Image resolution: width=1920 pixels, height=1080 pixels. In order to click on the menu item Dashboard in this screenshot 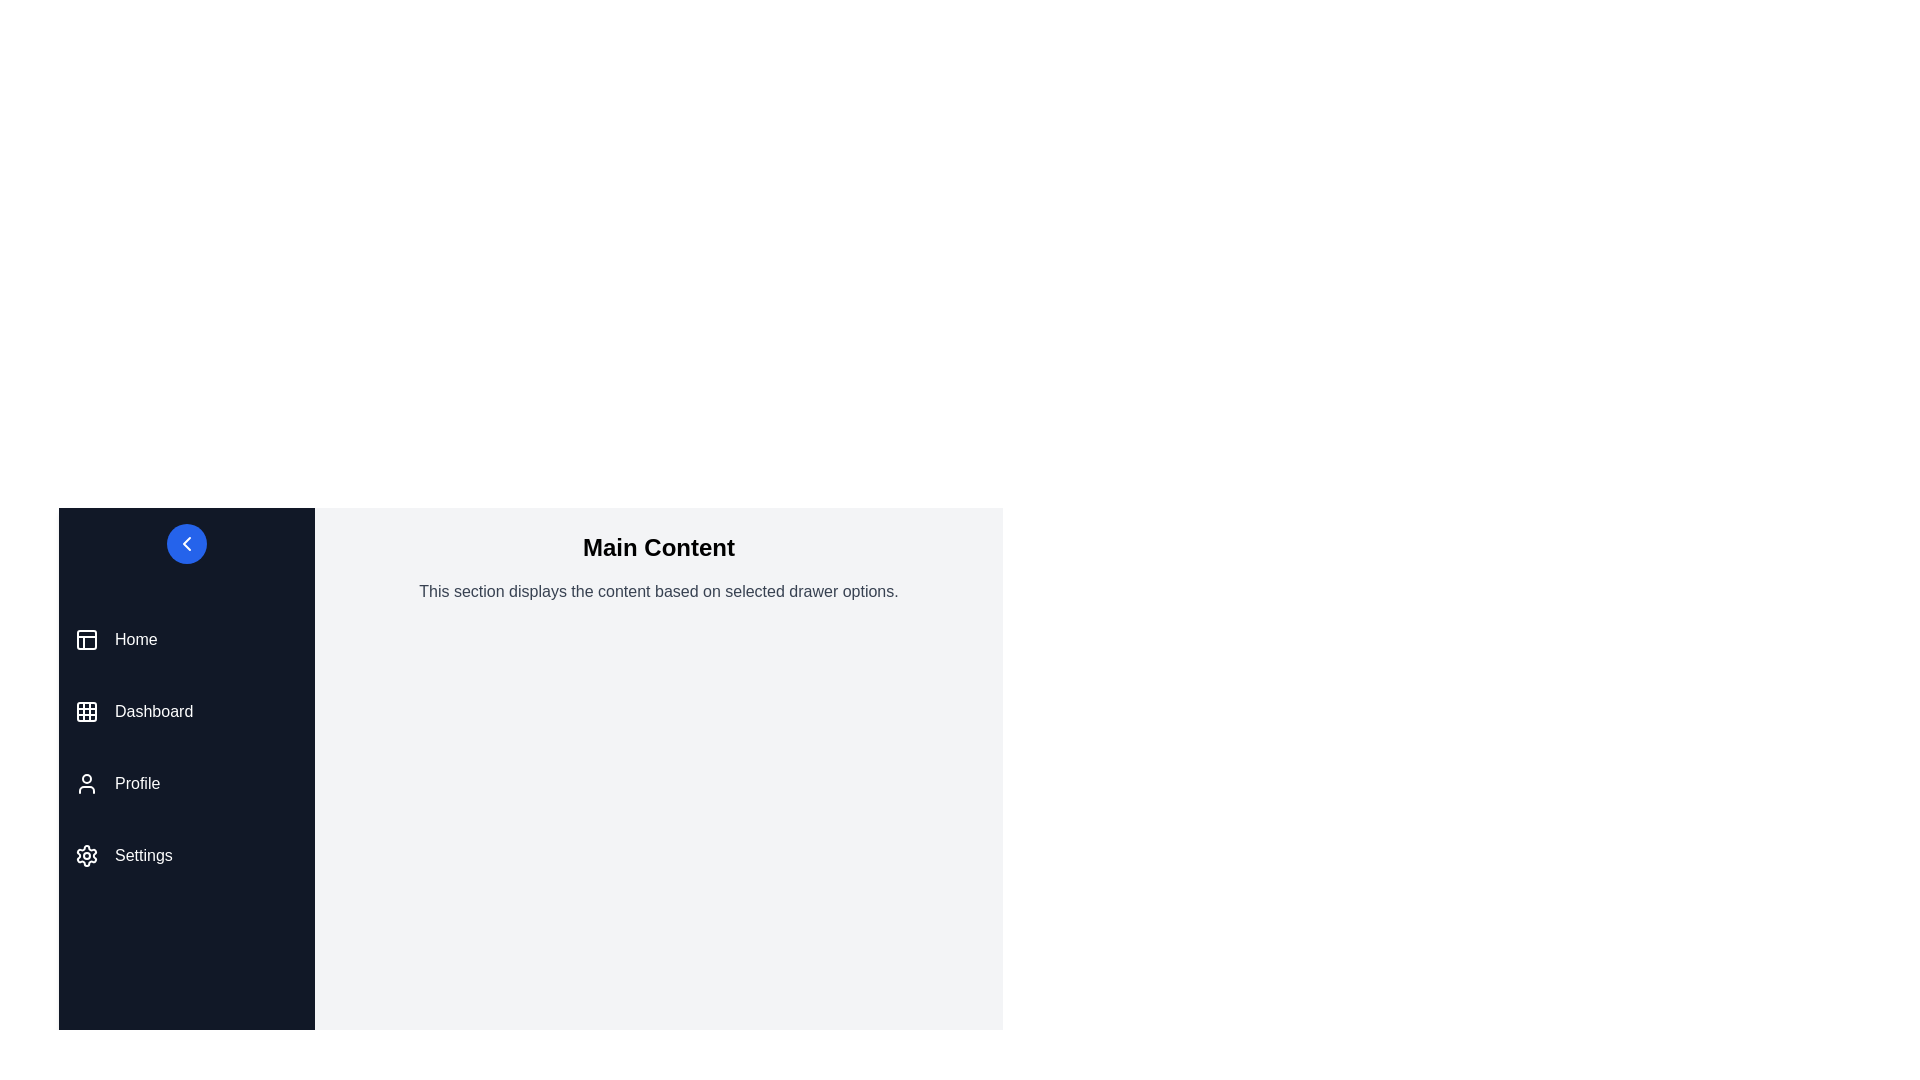, I will do `click(187, 711)`.